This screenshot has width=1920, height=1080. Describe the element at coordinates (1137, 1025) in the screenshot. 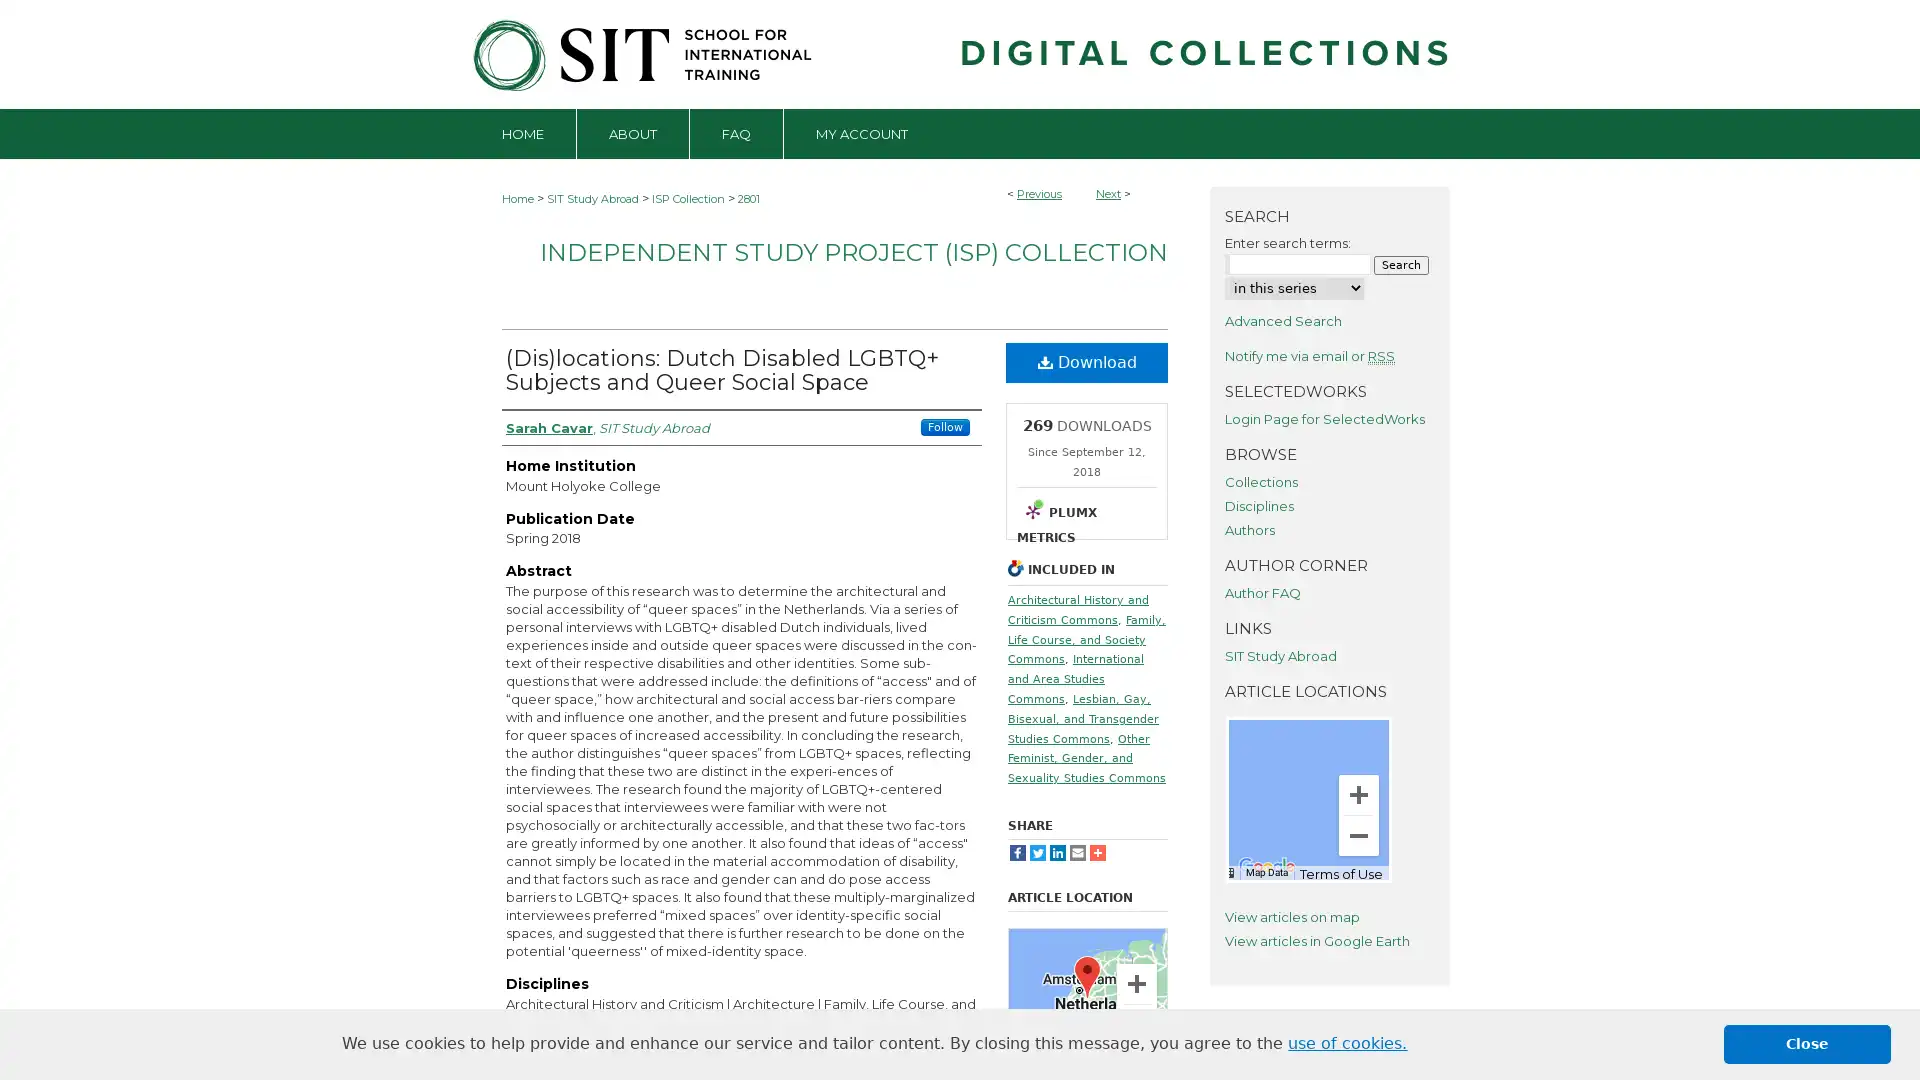

I see `Zoom out` at that location.